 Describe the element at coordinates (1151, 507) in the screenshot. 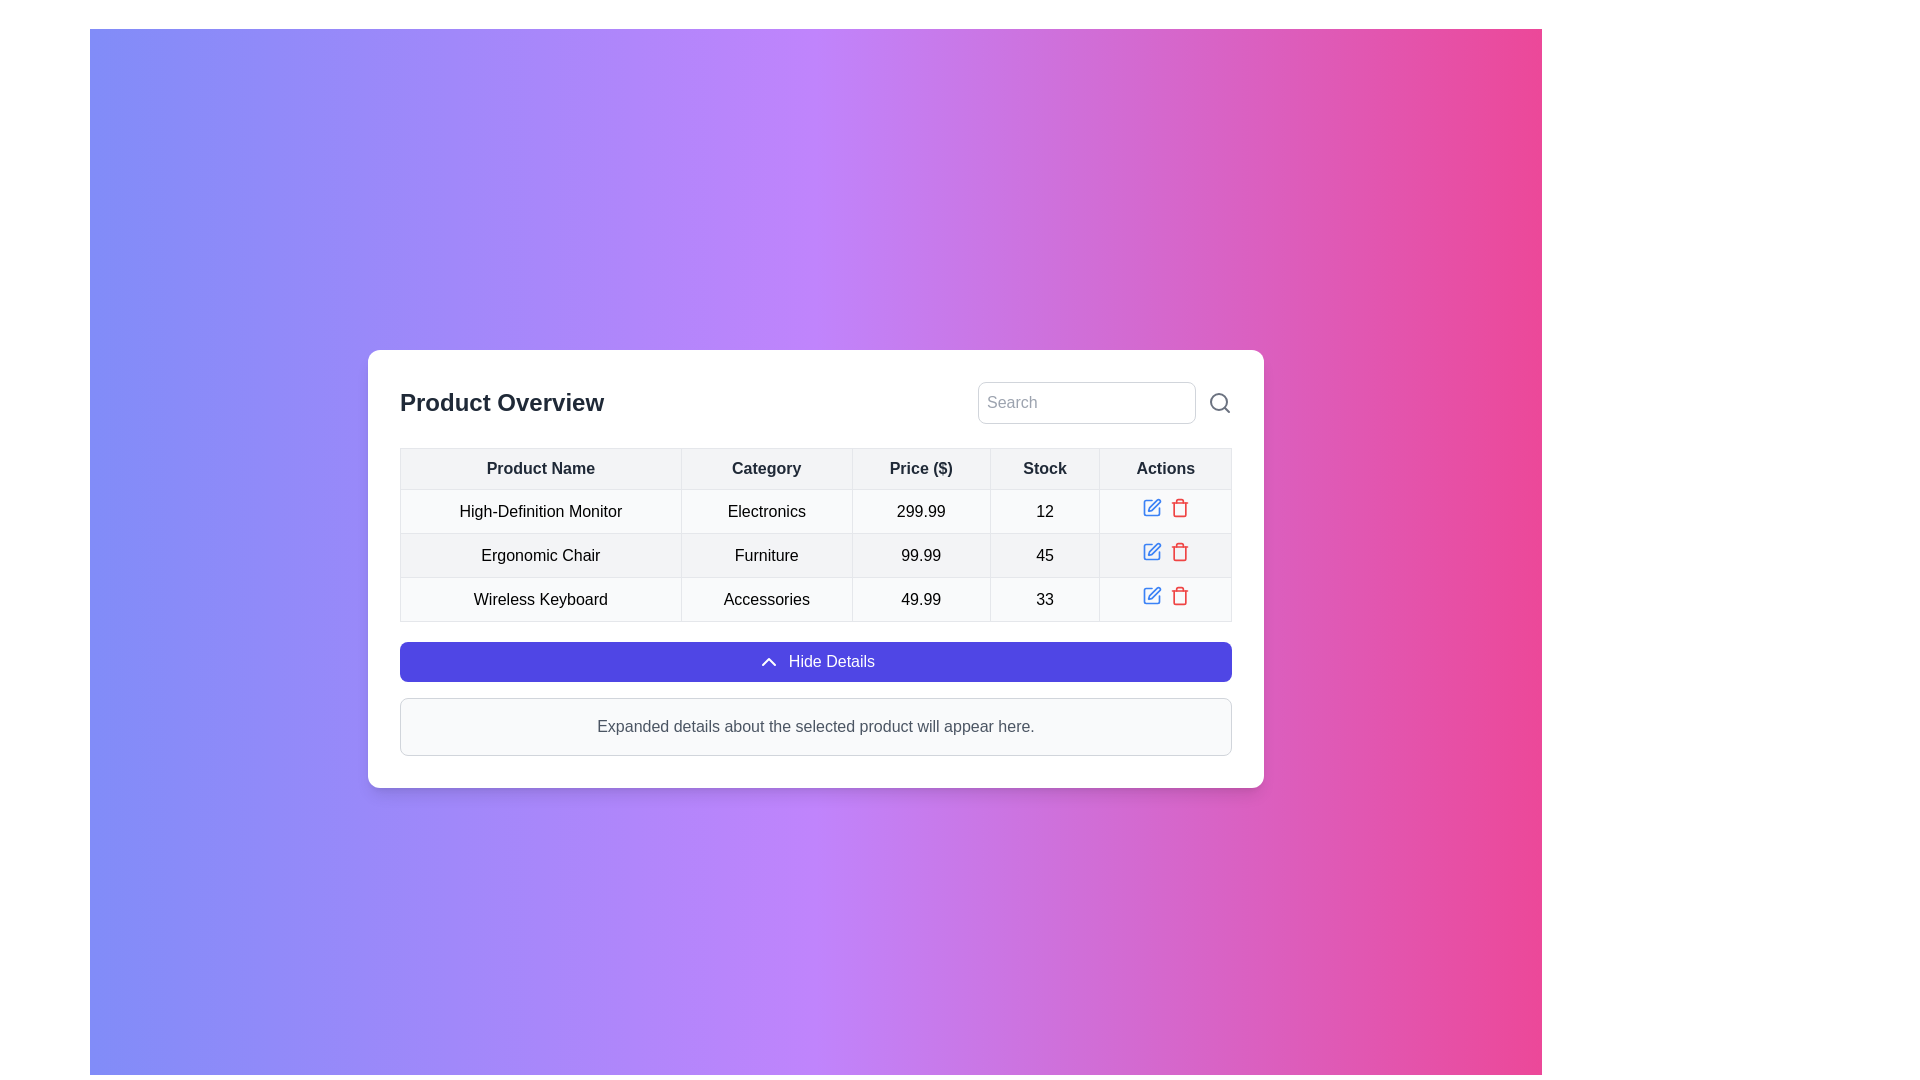

I see `the blue pen-like icon button representing the edit action for the 'Ergonomic Chair' product` at that location.